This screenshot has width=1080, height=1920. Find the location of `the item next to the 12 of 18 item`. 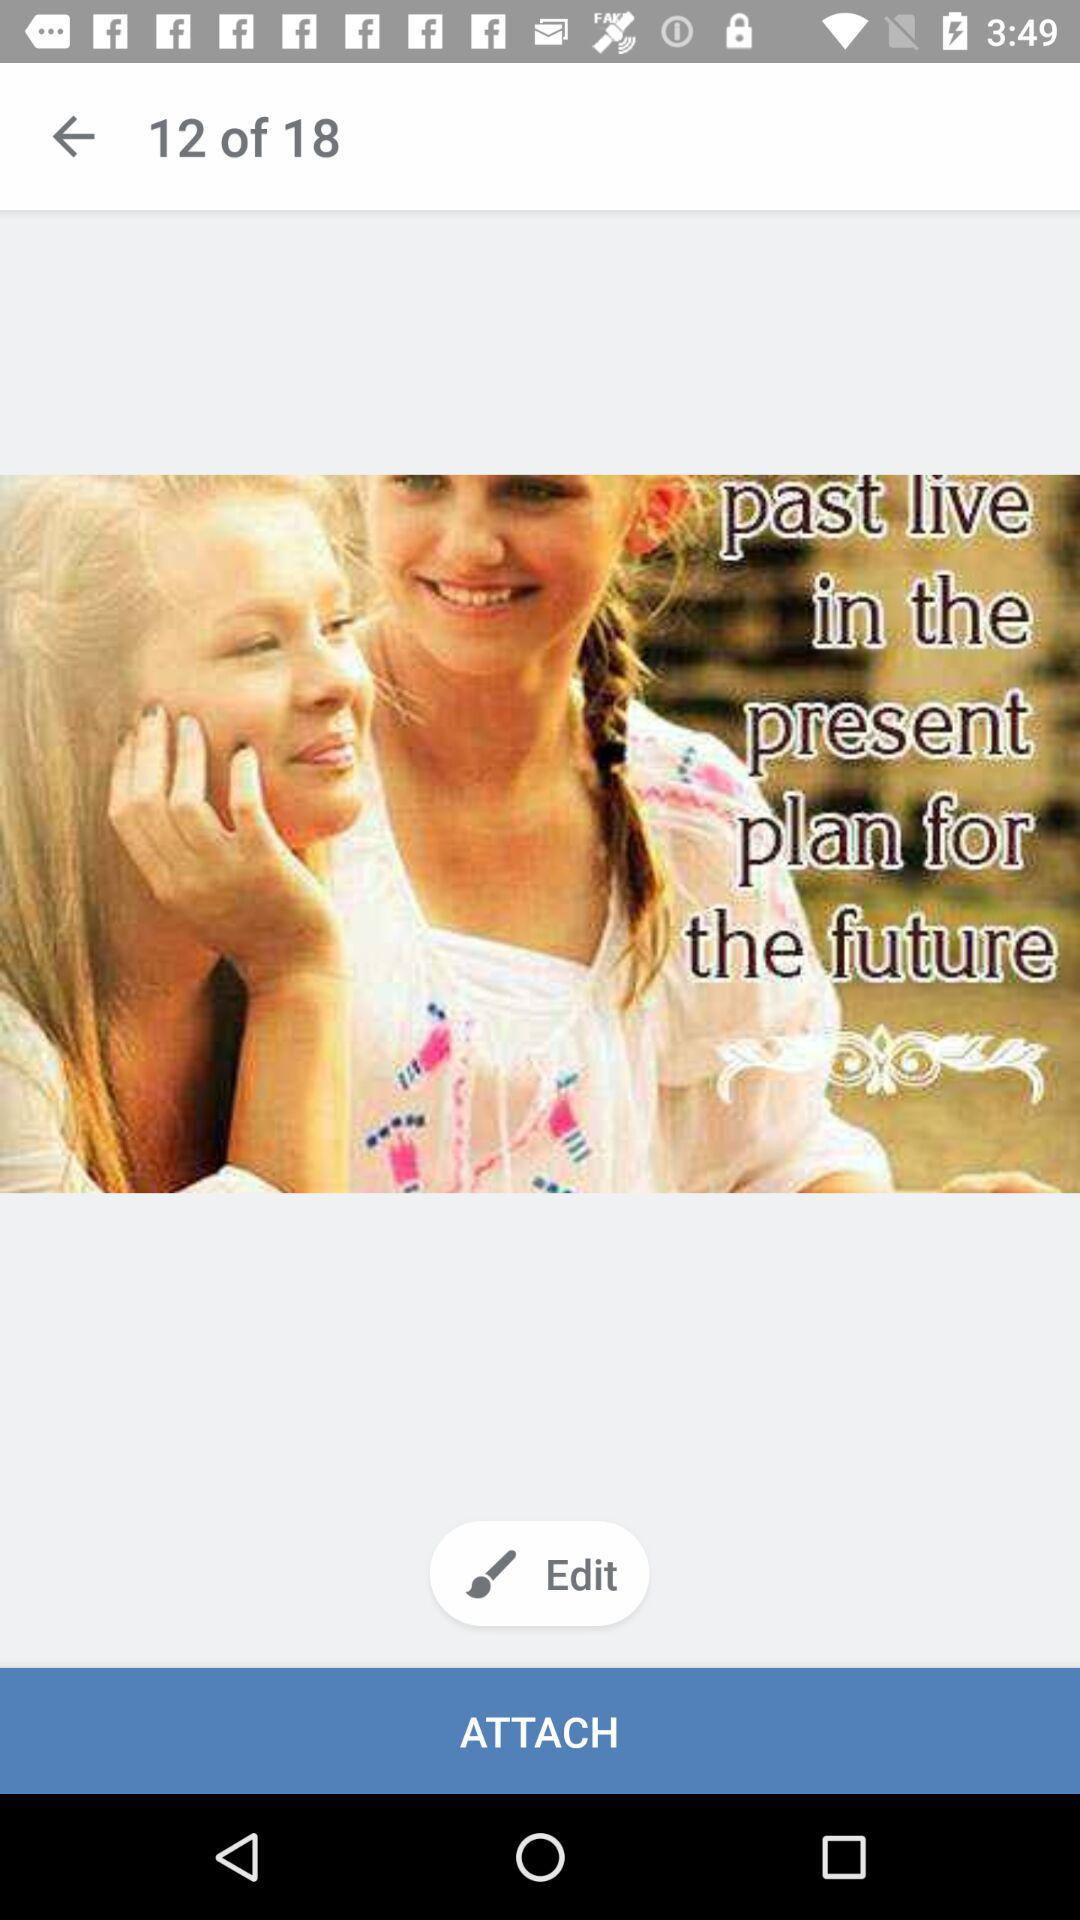

the item next to the 12 of 18 item is located at coordinates (72, 135).